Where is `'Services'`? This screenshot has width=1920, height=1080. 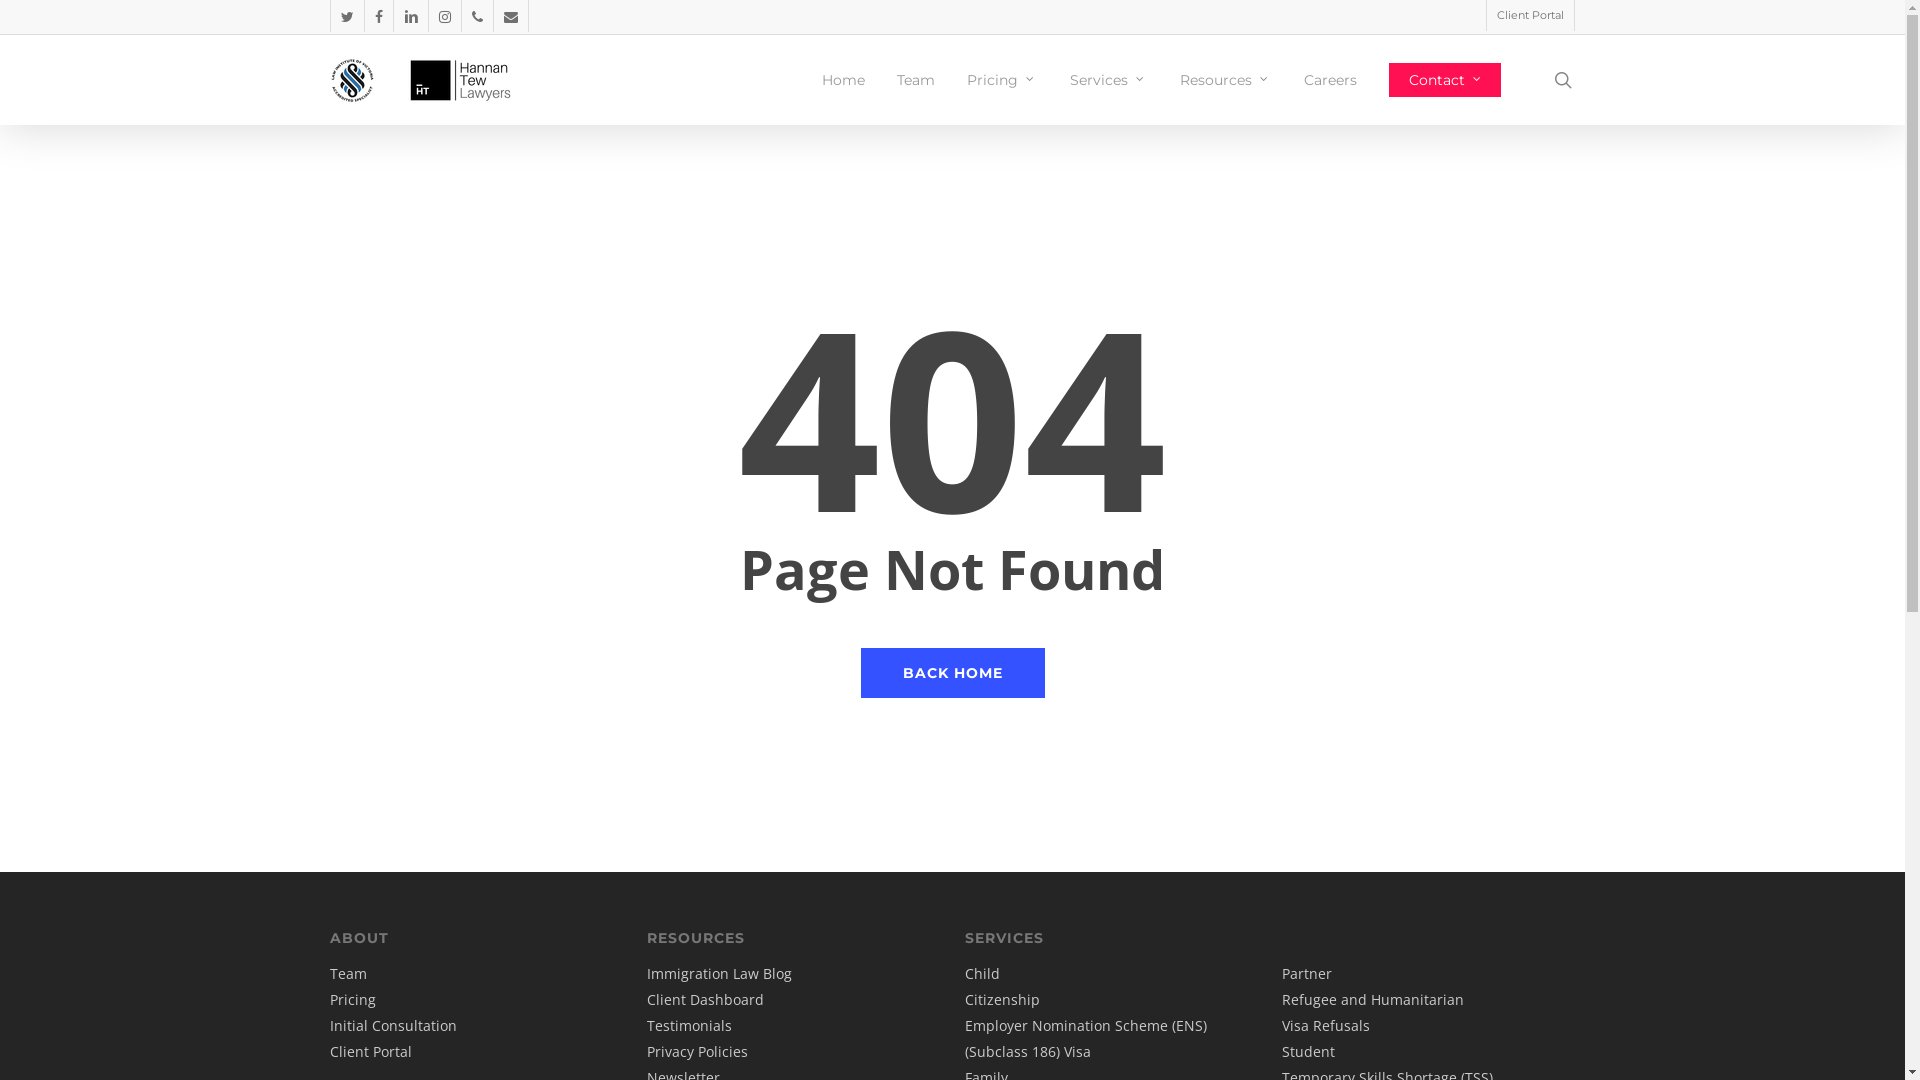
'Services' is located at coordinates (1107, 79).